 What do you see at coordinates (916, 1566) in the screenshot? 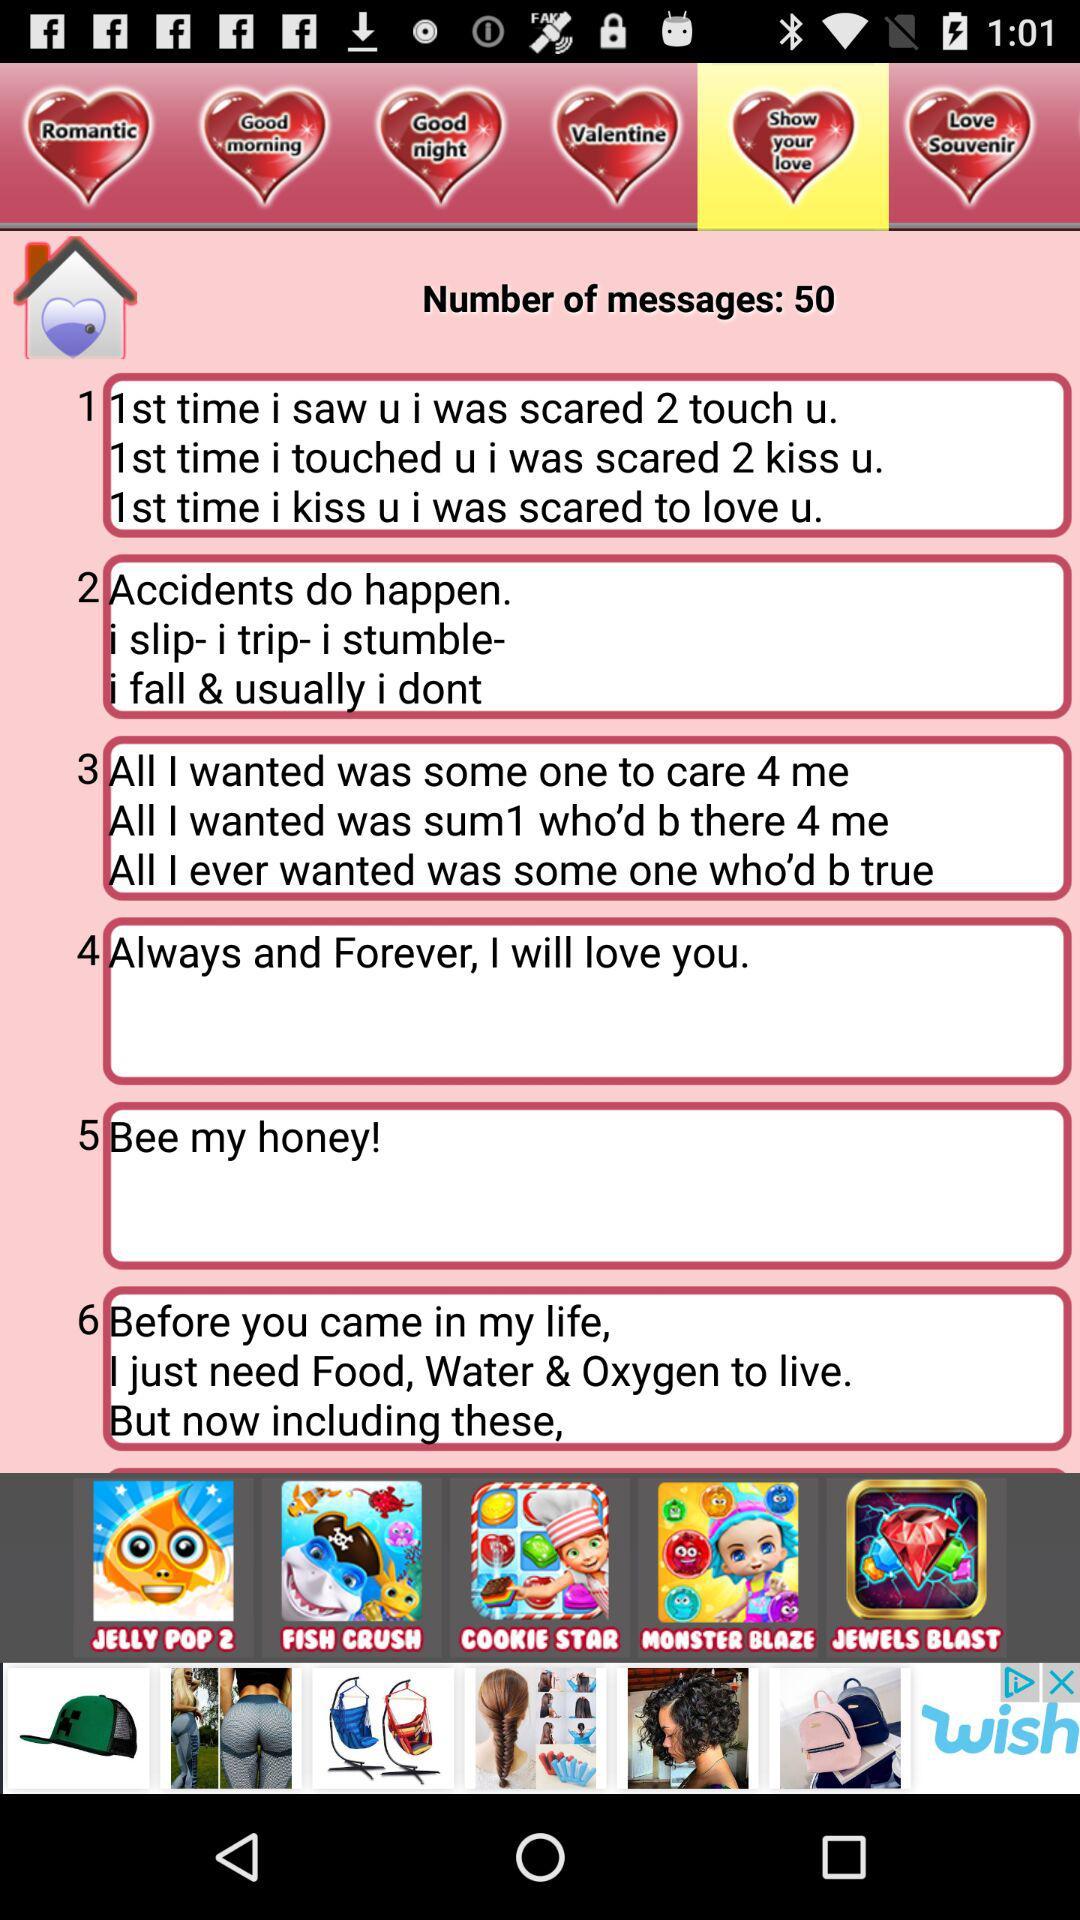
I see `the app` at bounding box center [916, 1566].